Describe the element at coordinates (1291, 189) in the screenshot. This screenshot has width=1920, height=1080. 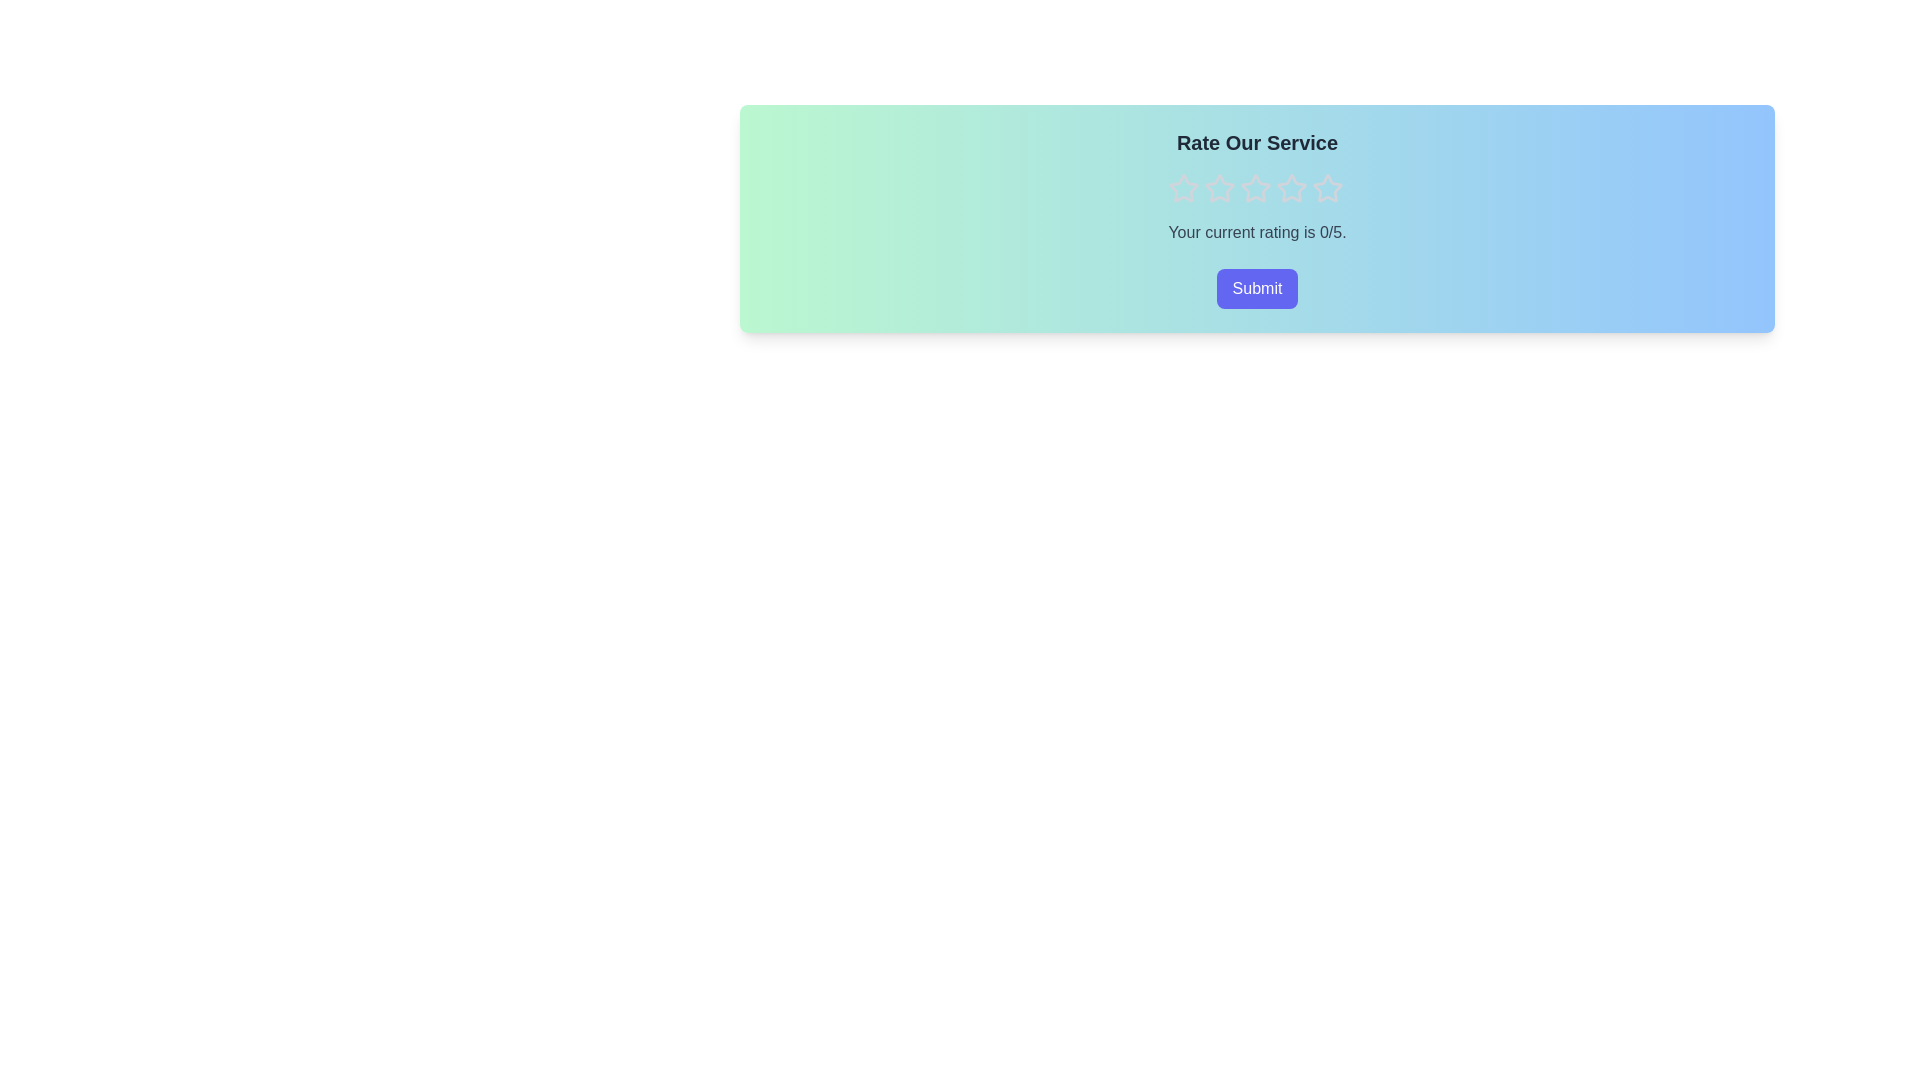
I see `the star icon corresponding to 4 stars to preview the rating` at that location.